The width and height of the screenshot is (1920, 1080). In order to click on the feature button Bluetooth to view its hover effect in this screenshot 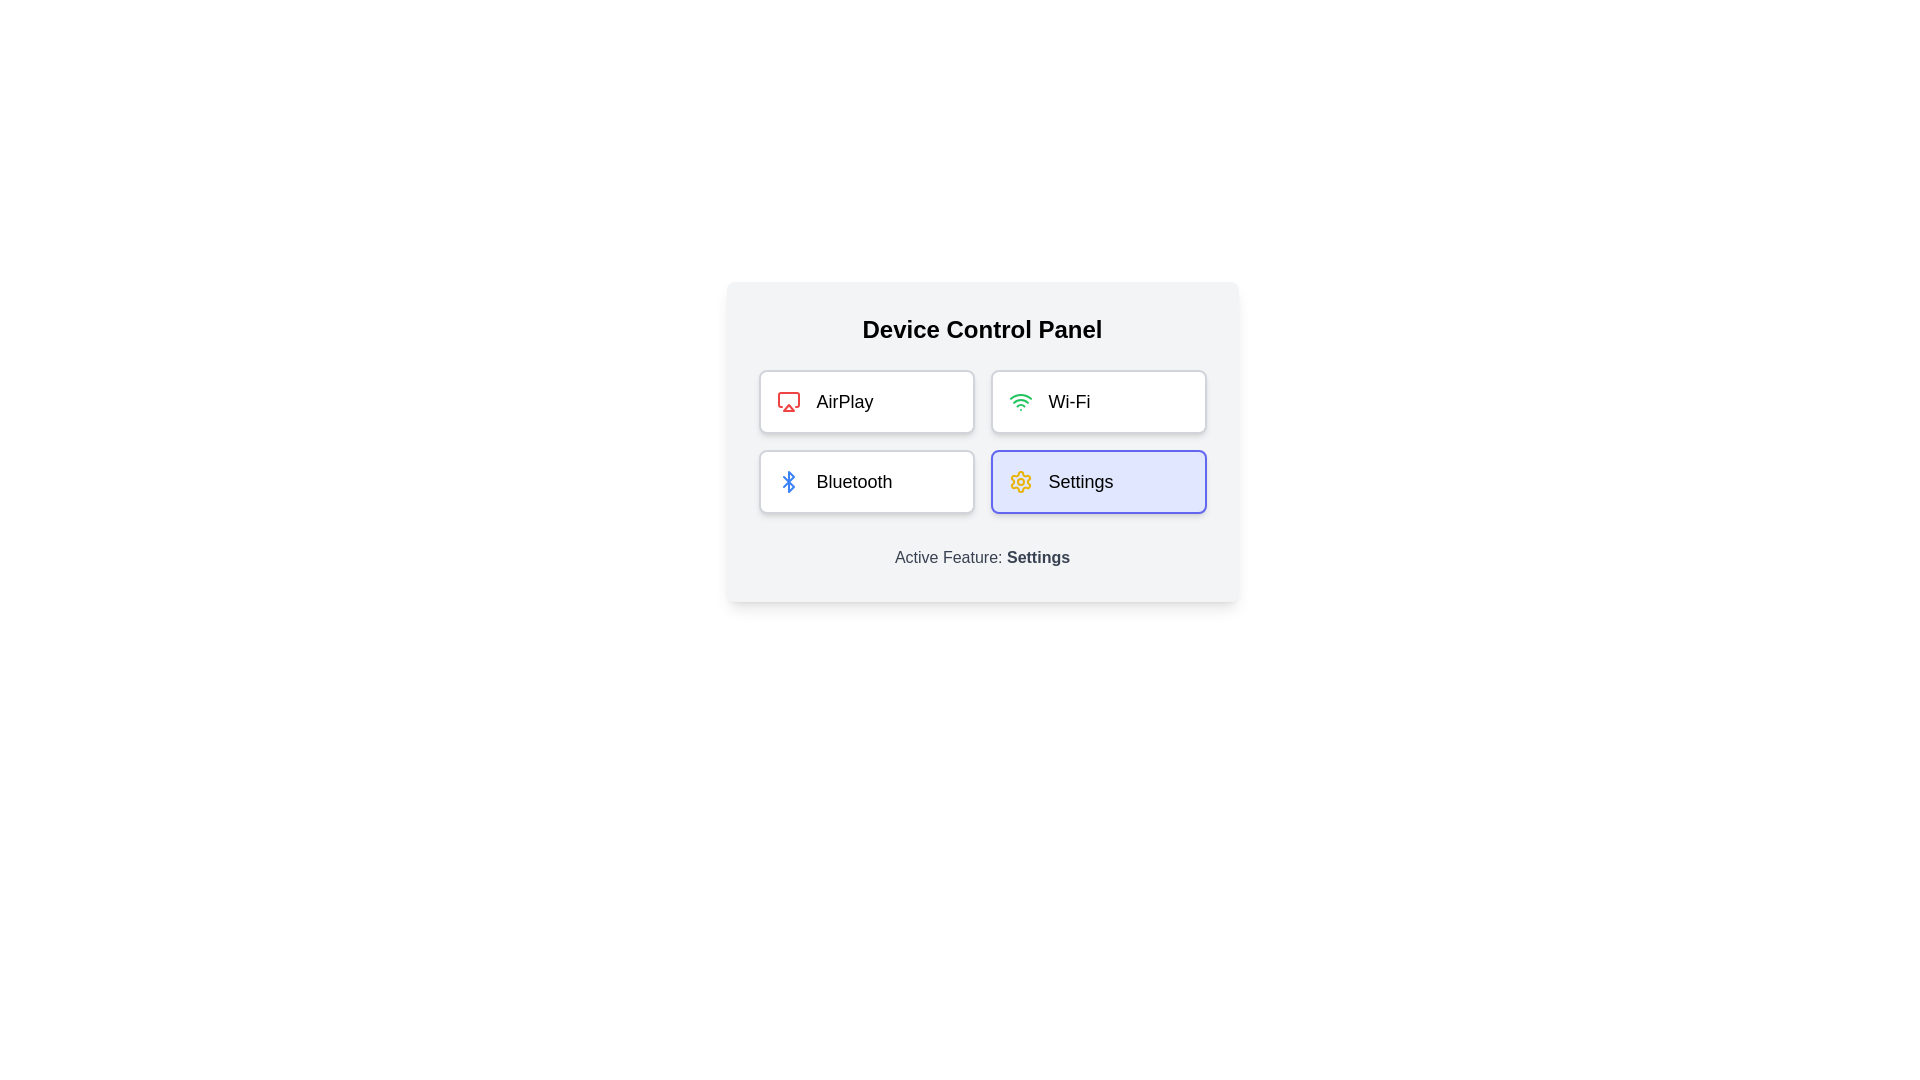, I will do `click(866, 482)`.